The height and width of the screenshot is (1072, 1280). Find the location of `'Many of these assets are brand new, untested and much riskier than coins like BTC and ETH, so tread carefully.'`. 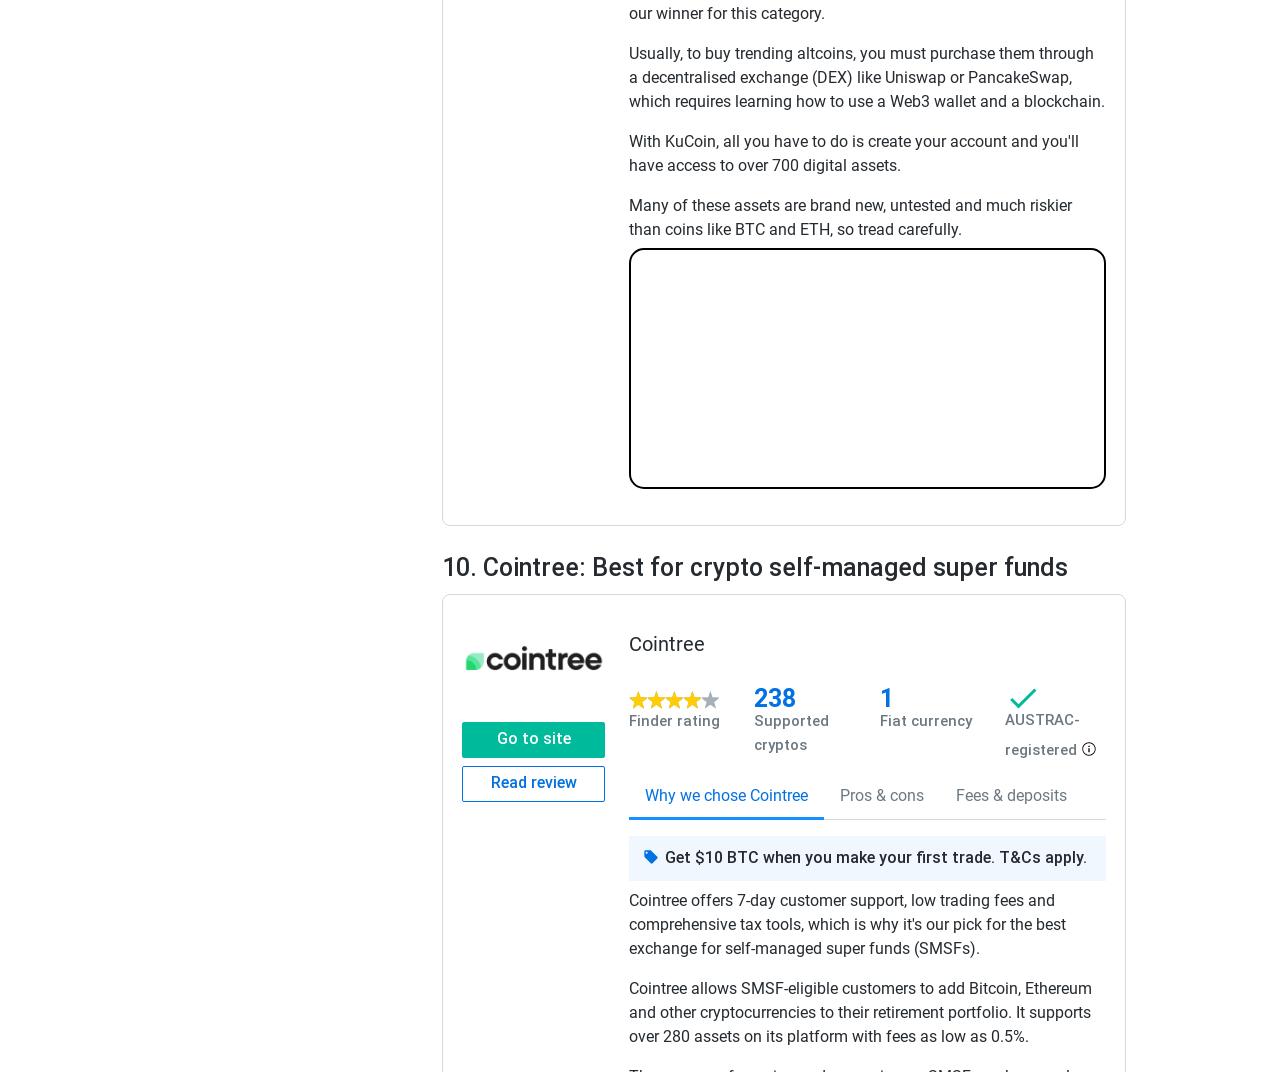

'Many of these assets are brand new, untested and much riskier than coins like BTC and ETH, so tread carefully.' is located at coordinates (850, 217).